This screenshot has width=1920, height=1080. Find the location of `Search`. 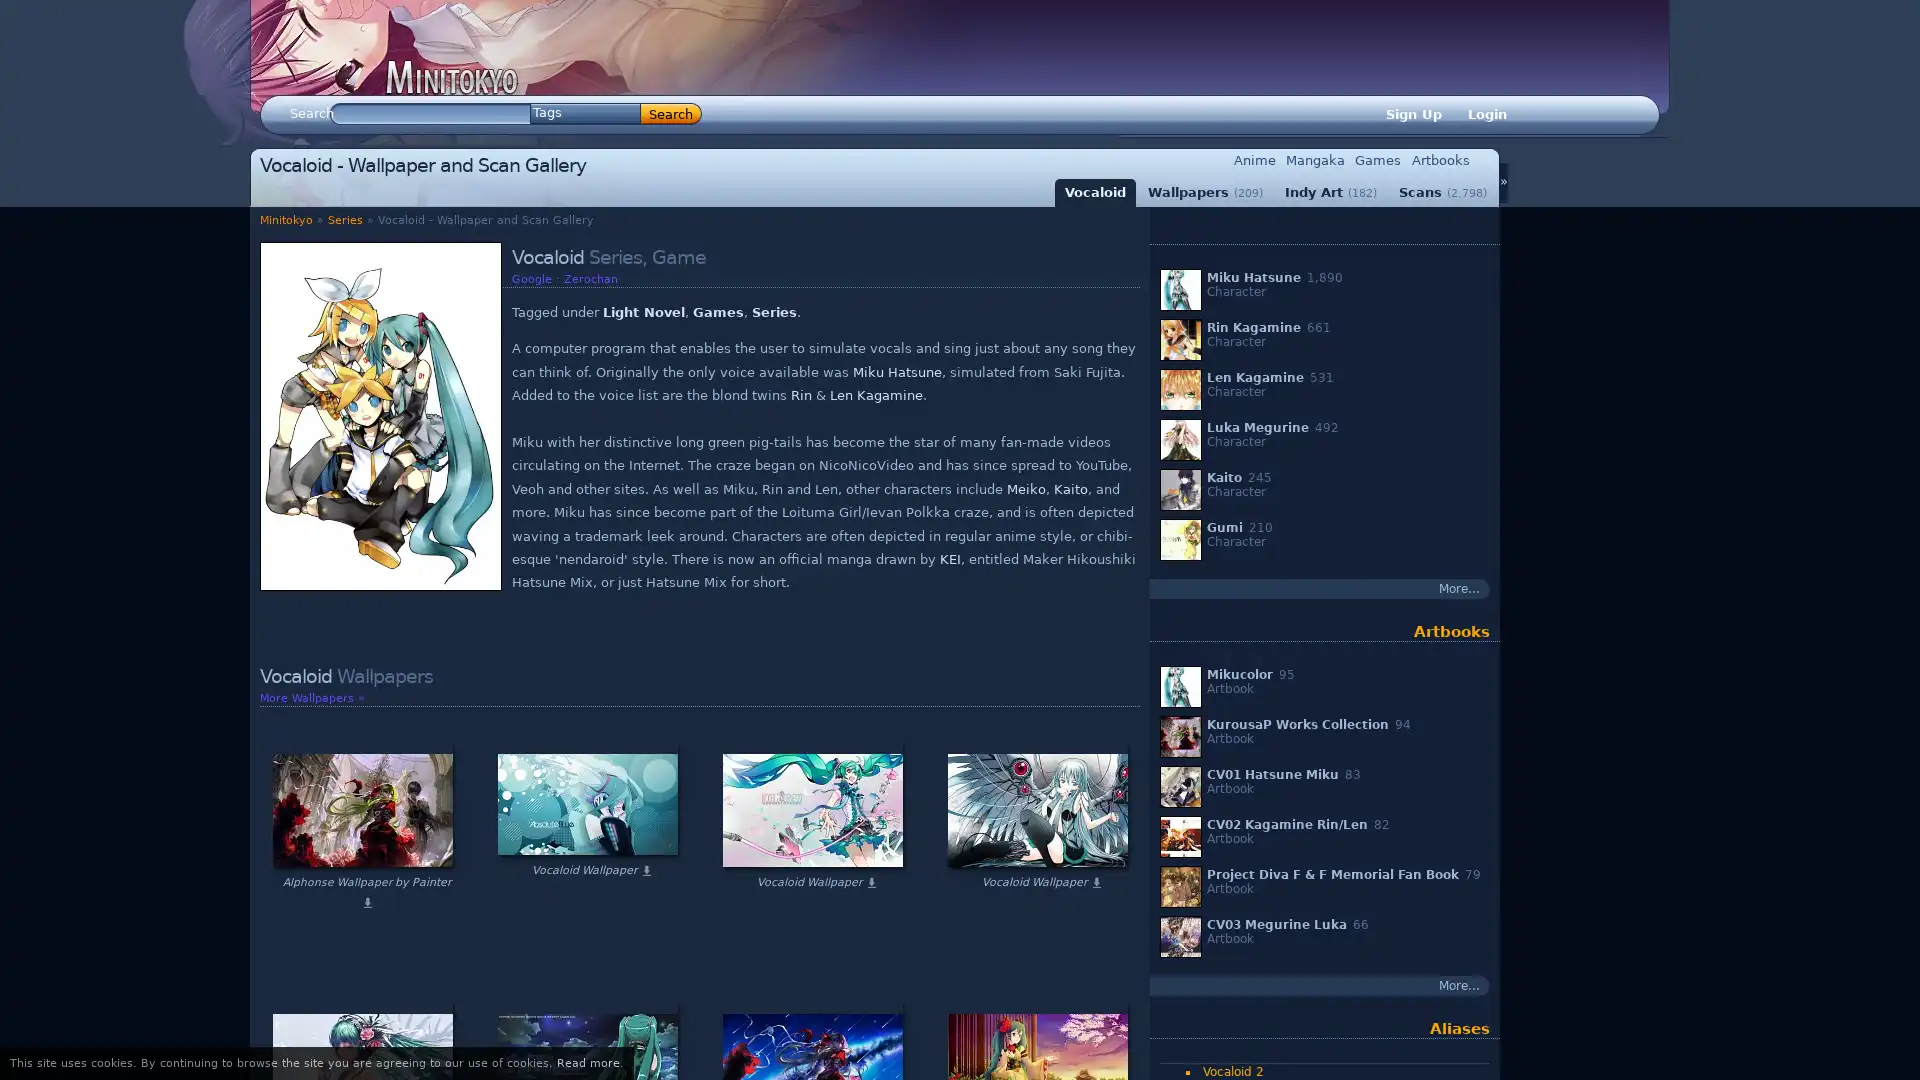

Search is located at coordinates (671, 114).